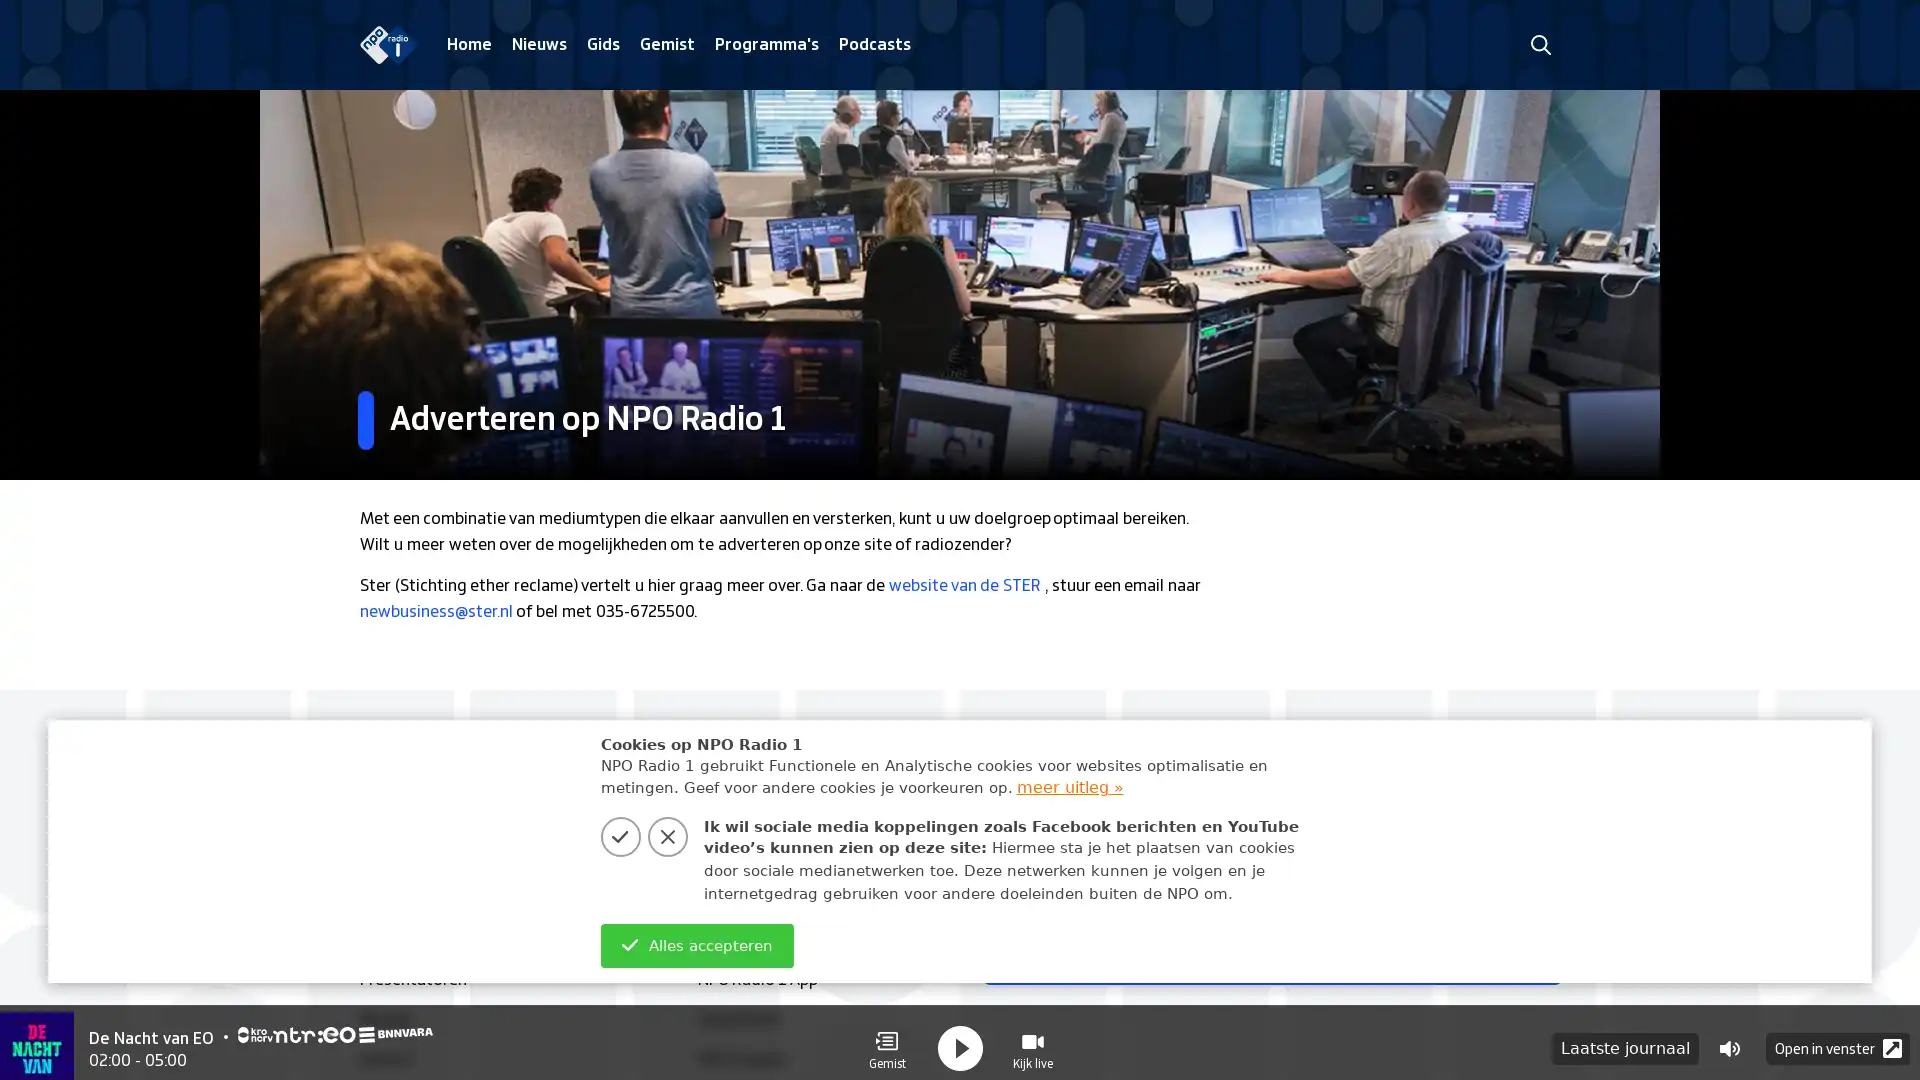 This screenshot has height=1080, width=1920. I want to click on Gemist Gemist, so click(886, 1036).